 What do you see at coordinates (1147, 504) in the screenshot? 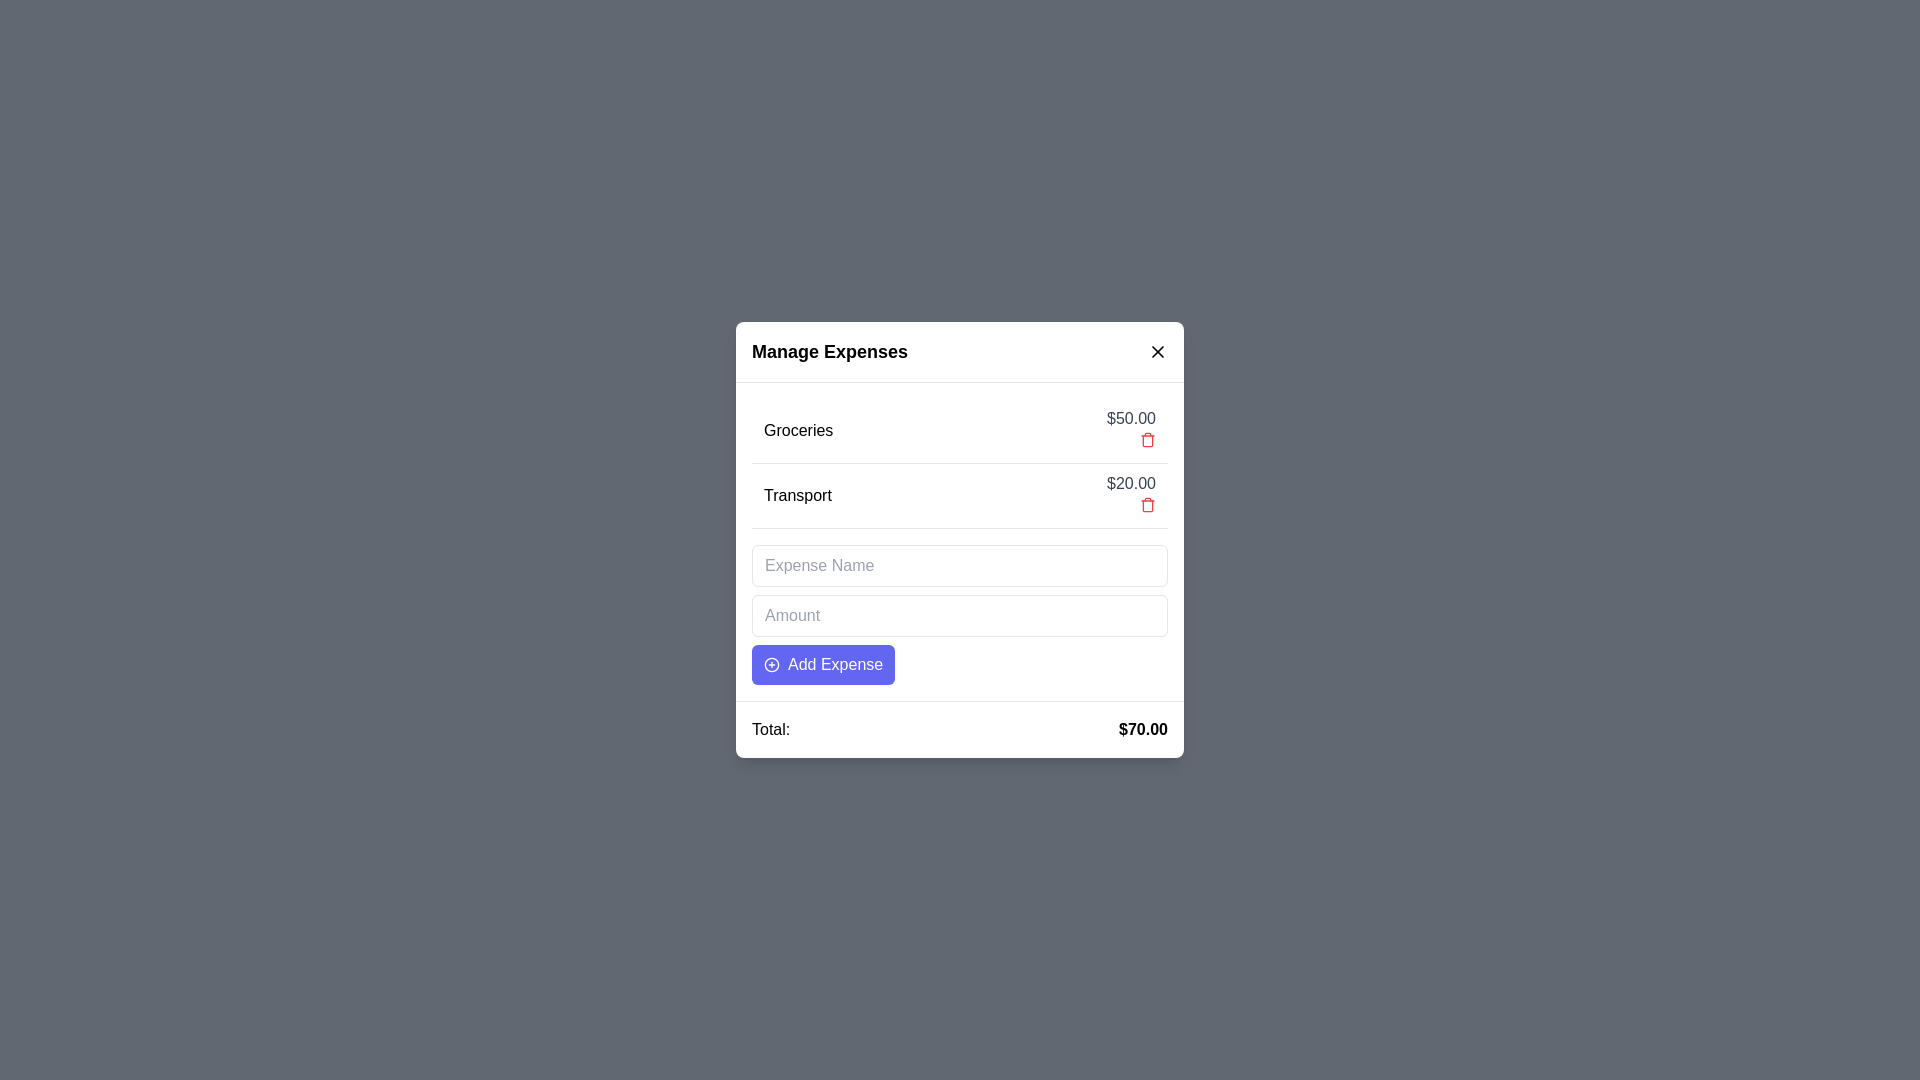
I see `the trash can icon representing the delete functionality associated with the 'Transport' expense entry in the 'Manage Expenses' dialog box` at bounding box center [1147, 504].